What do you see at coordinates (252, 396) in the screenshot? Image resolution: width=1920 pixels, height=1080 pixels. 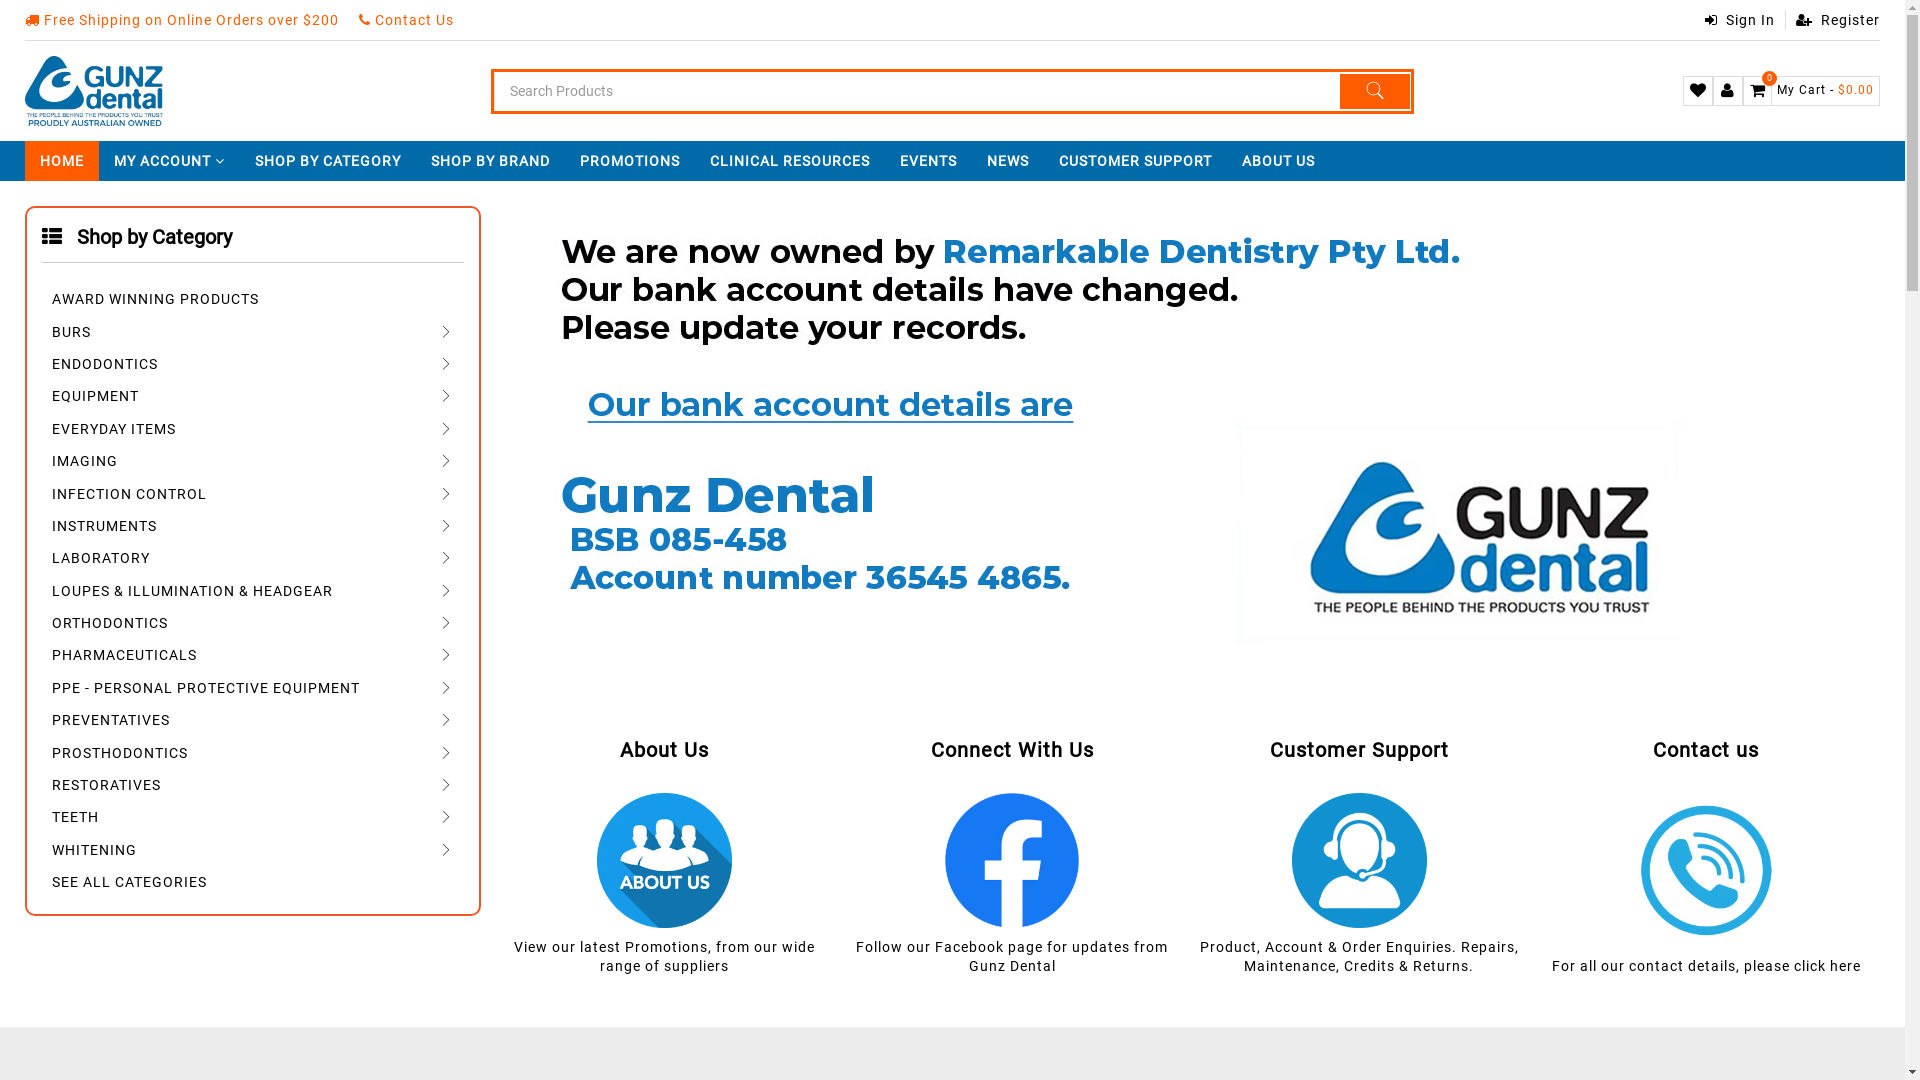 I see `'EQUIPMENT'` at bounding box center [252, 396].